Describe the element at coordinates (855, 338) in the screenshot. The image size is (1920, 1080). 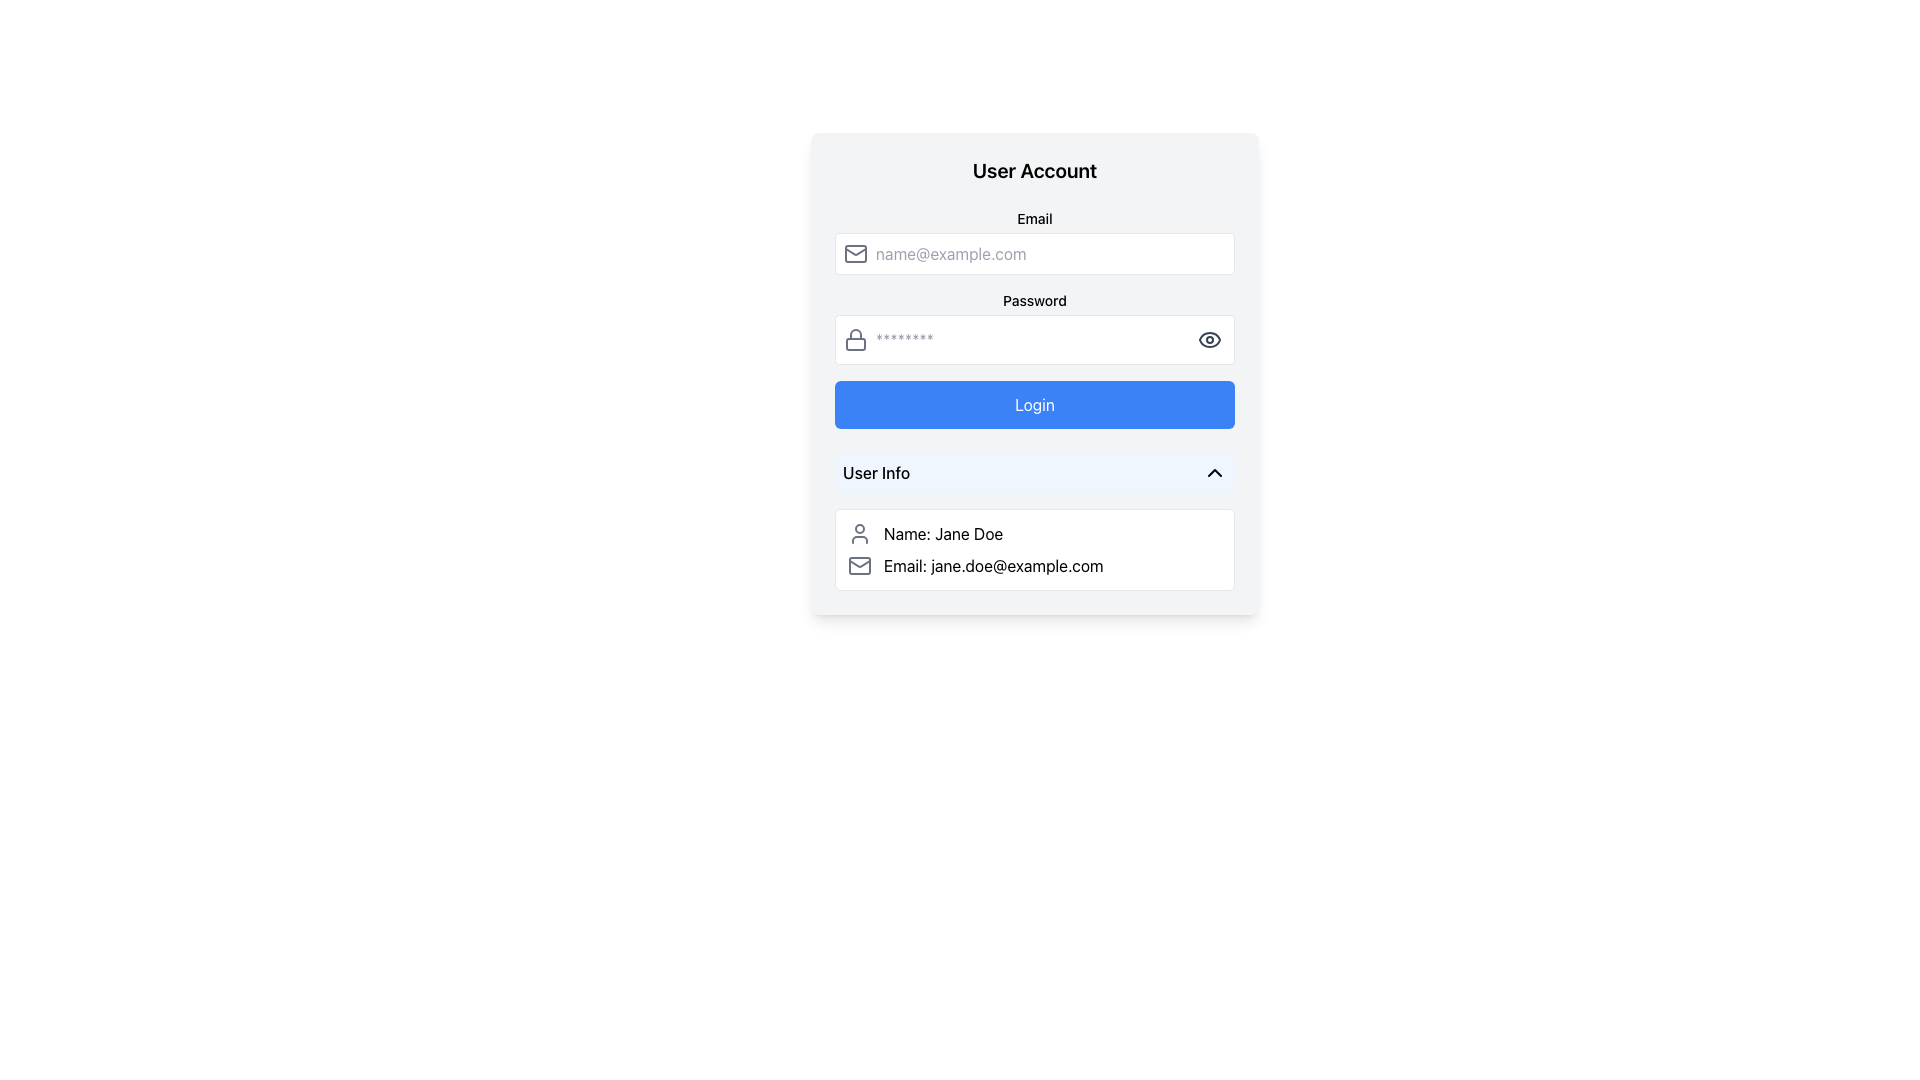
I see `the gray lock icon with a rounded outline and a keyhole, located to the immediate left of the password input field in the login form` at that location.